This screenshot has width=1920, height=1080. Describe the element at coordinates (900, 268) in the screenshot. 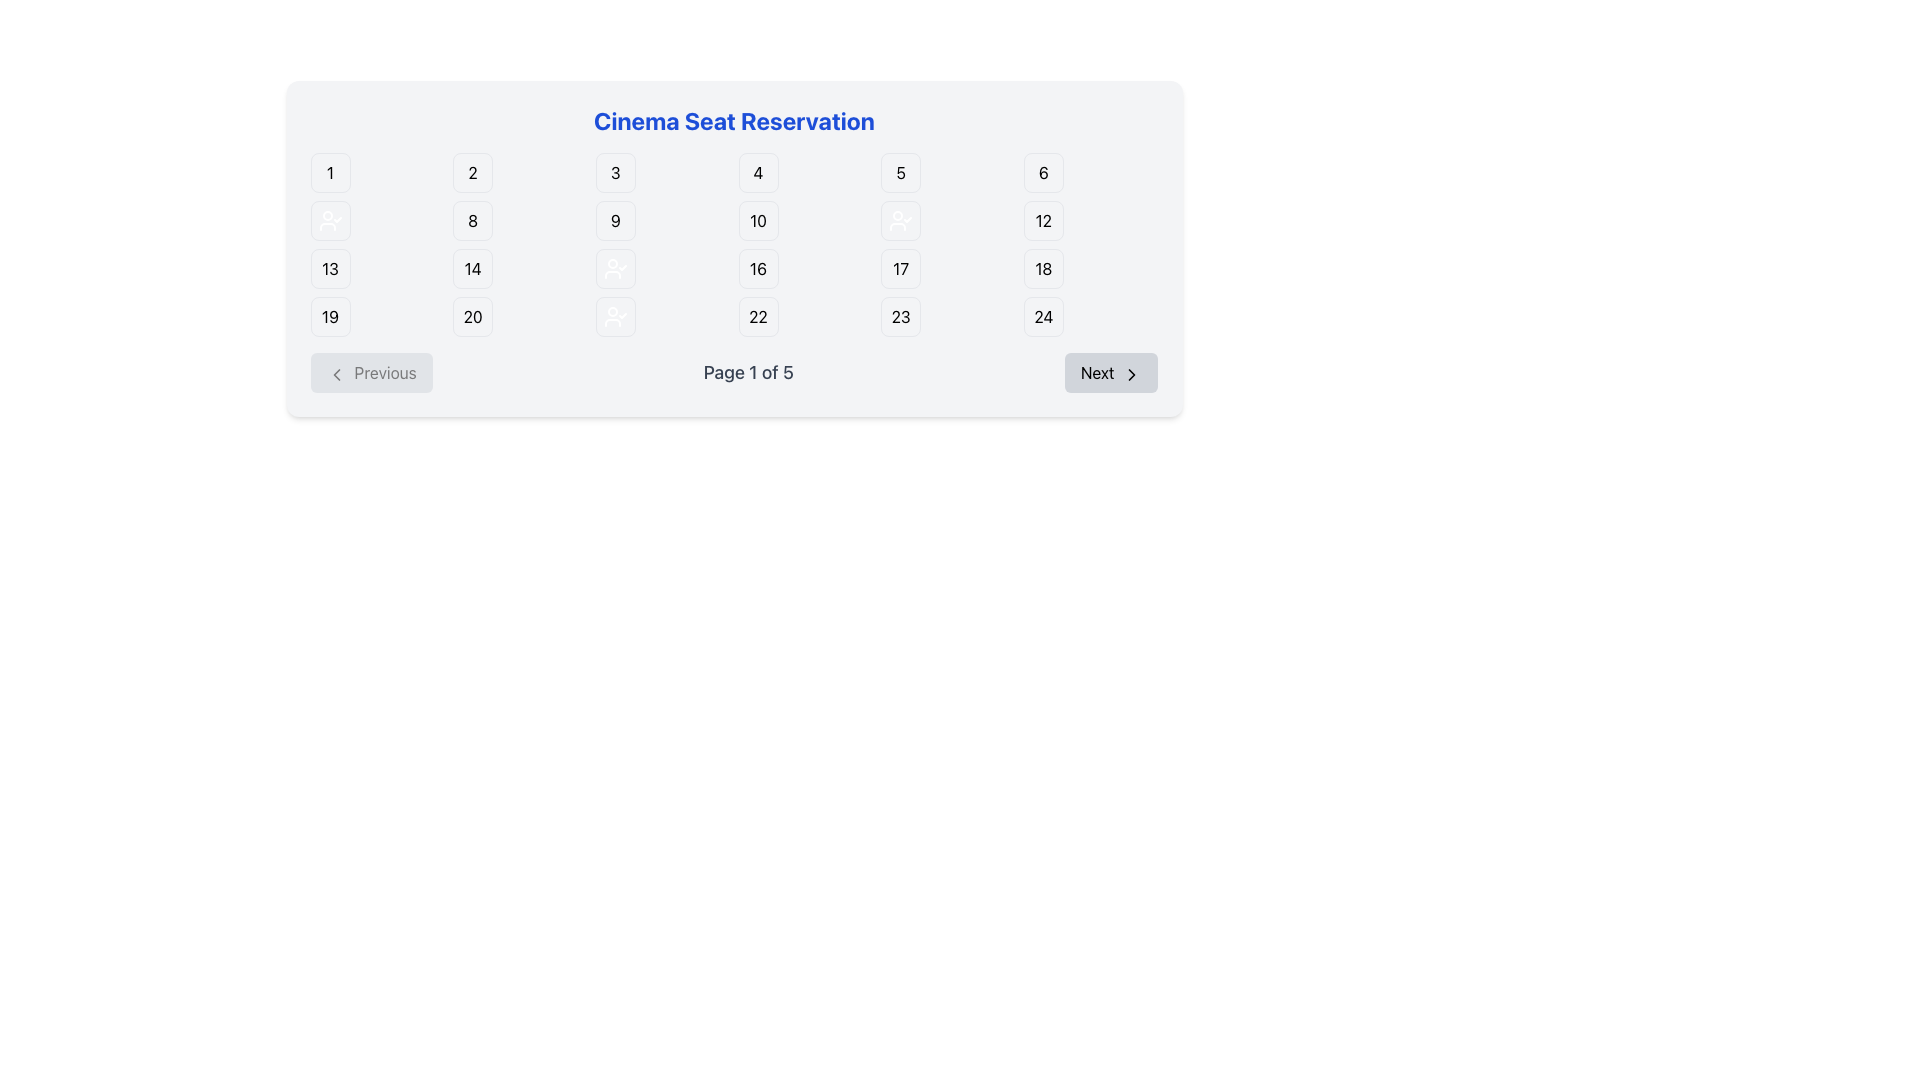

I see `the square button with rounded borders displaying the text '17', which is located in the third row, fourth column of the grid layout` at that location.